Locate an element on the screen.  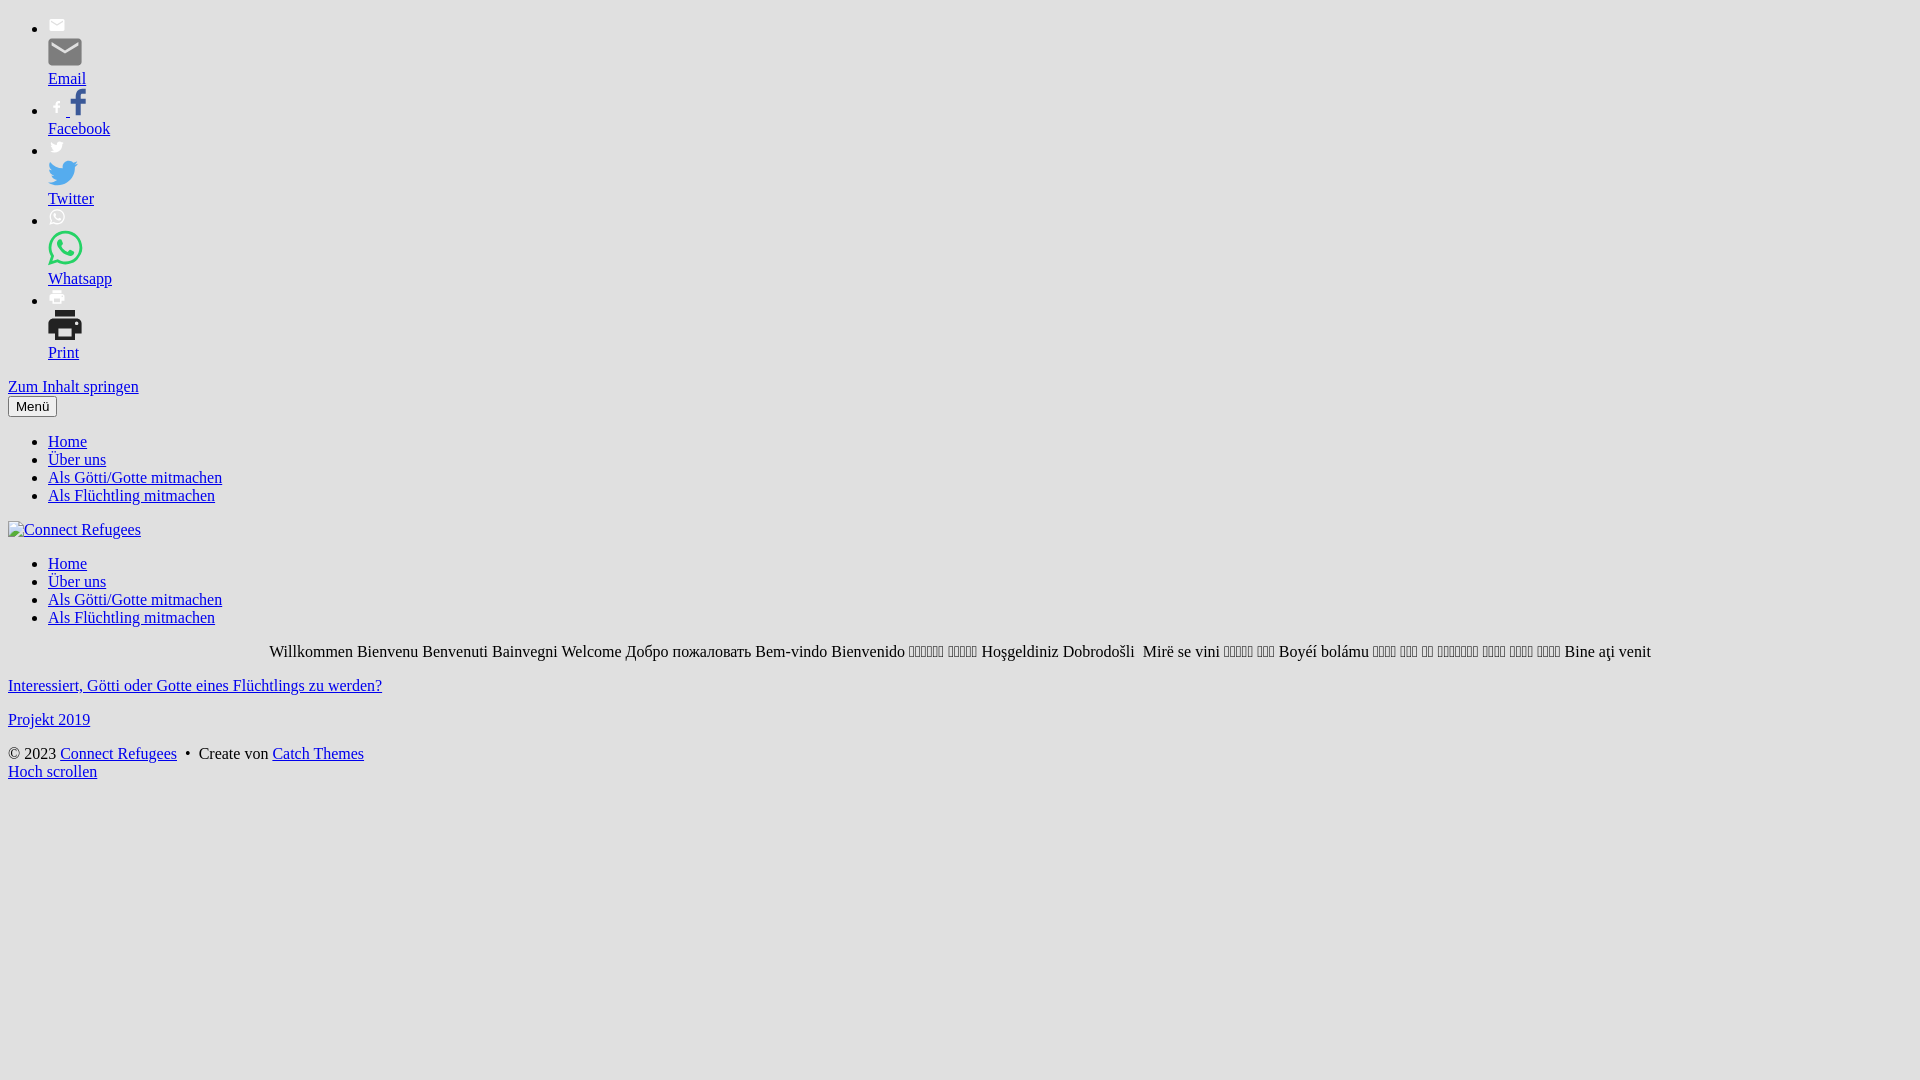
'Zum Inhalt springen' is located at coordinates (73, 386).